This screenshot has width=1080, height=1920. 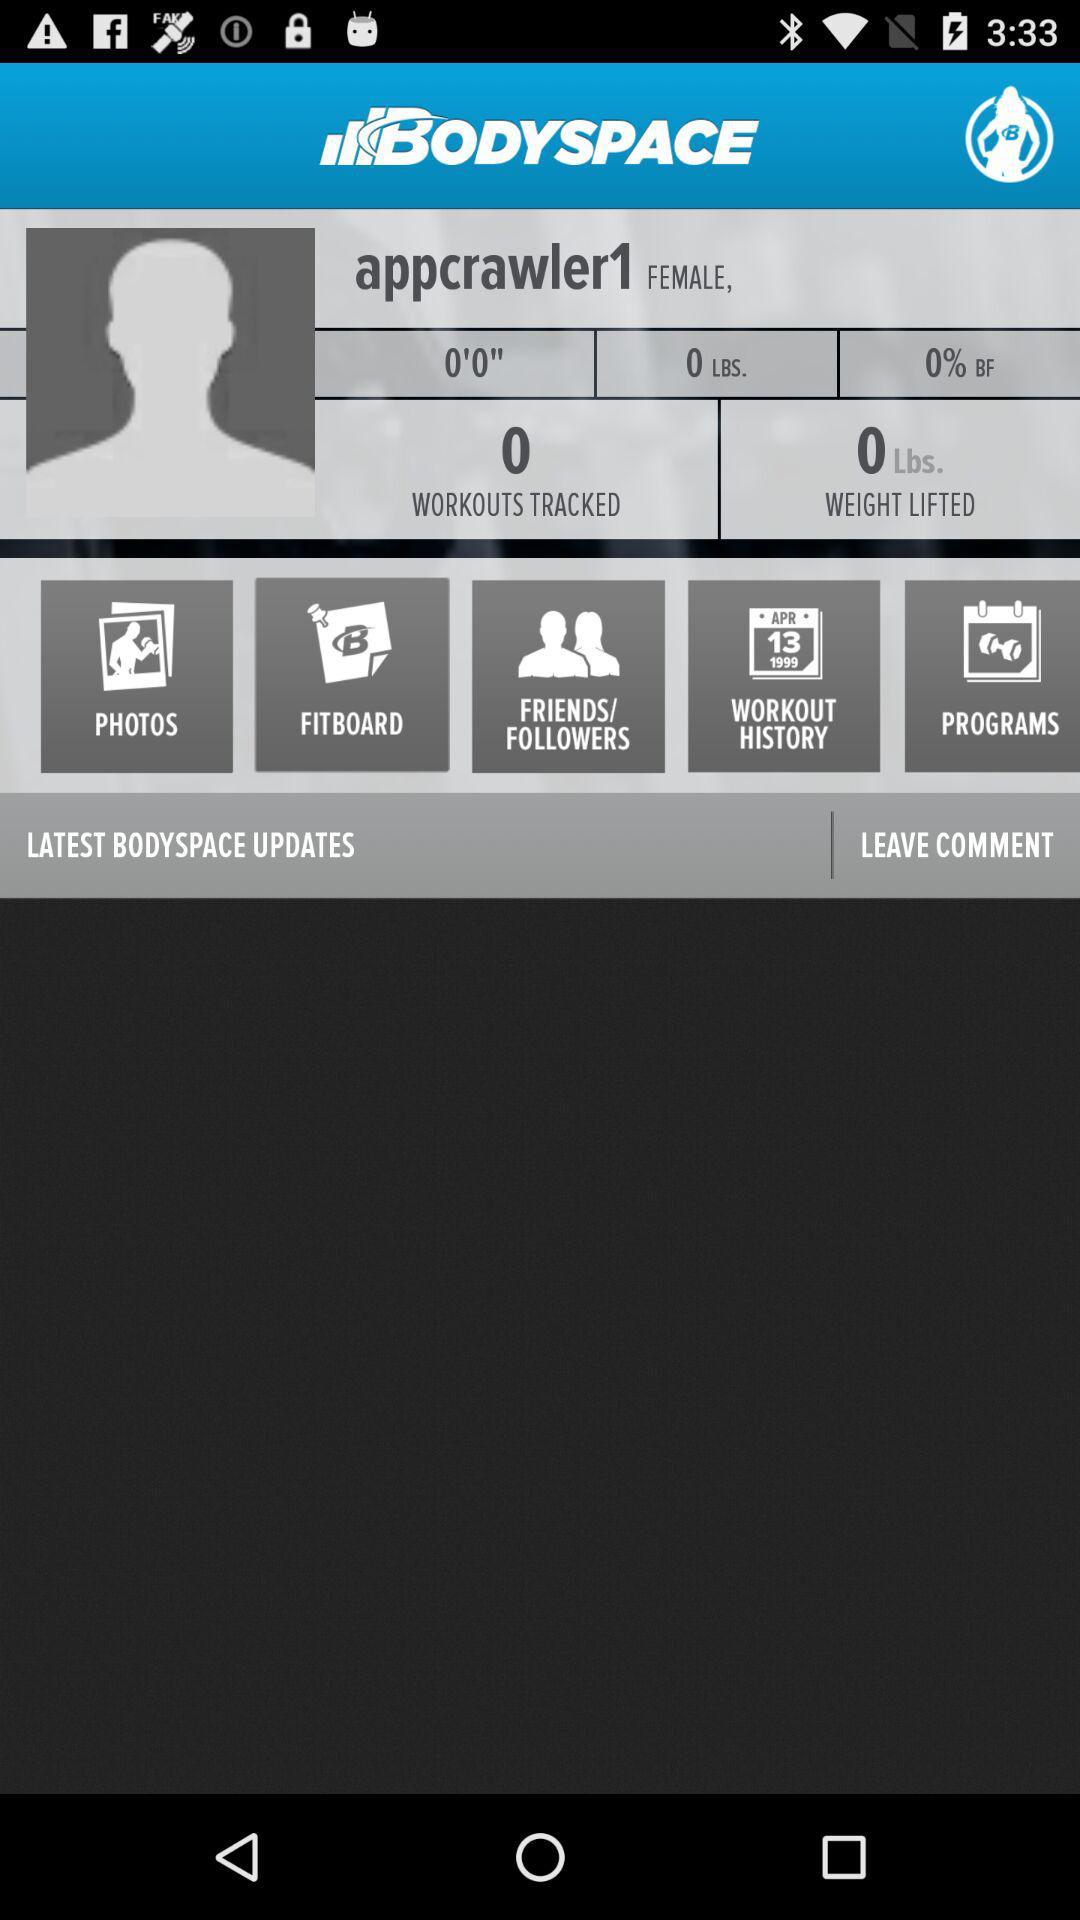 What do you see at coordinates (415, 846) in the screenshot?
I see `the item to the left of leave comment item` at bounding box center [415, 846].